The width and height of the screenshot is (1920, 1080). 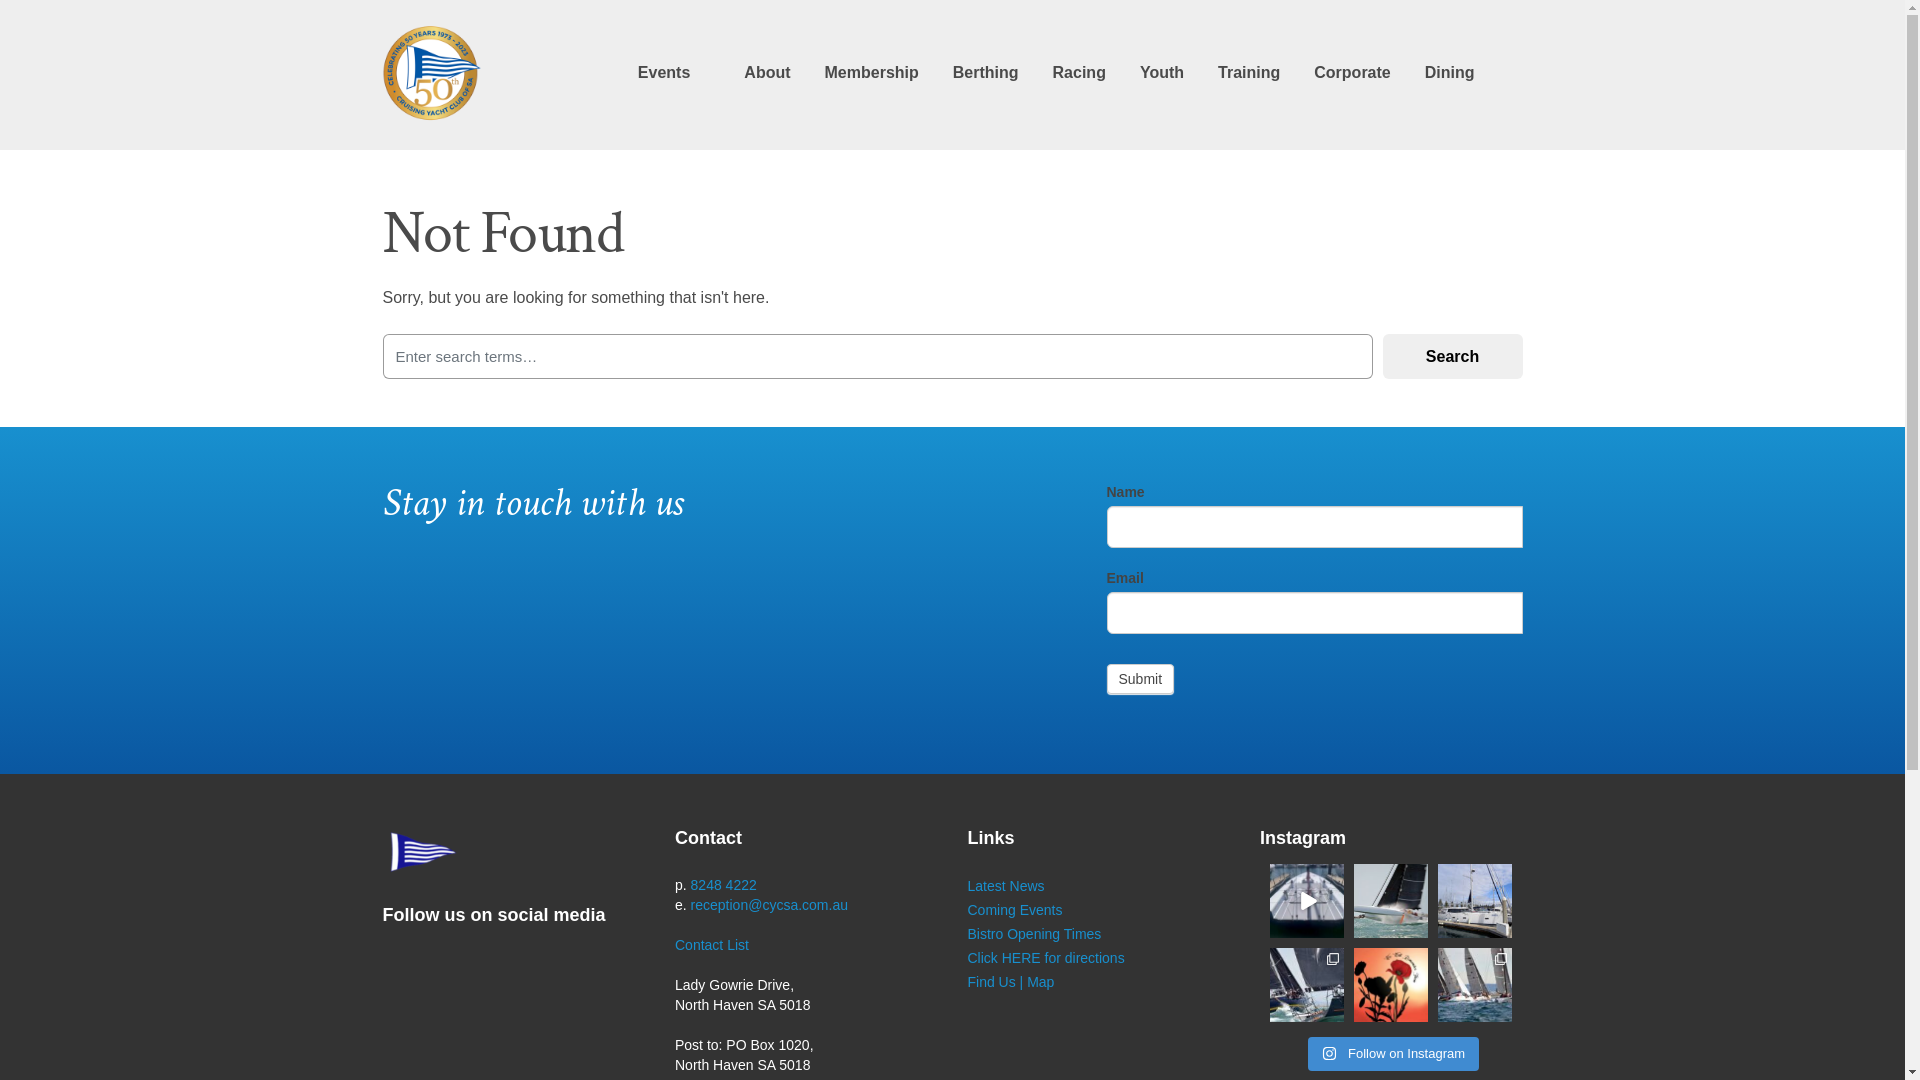 I want to click on 'Search', so click(x=1452, y=355).